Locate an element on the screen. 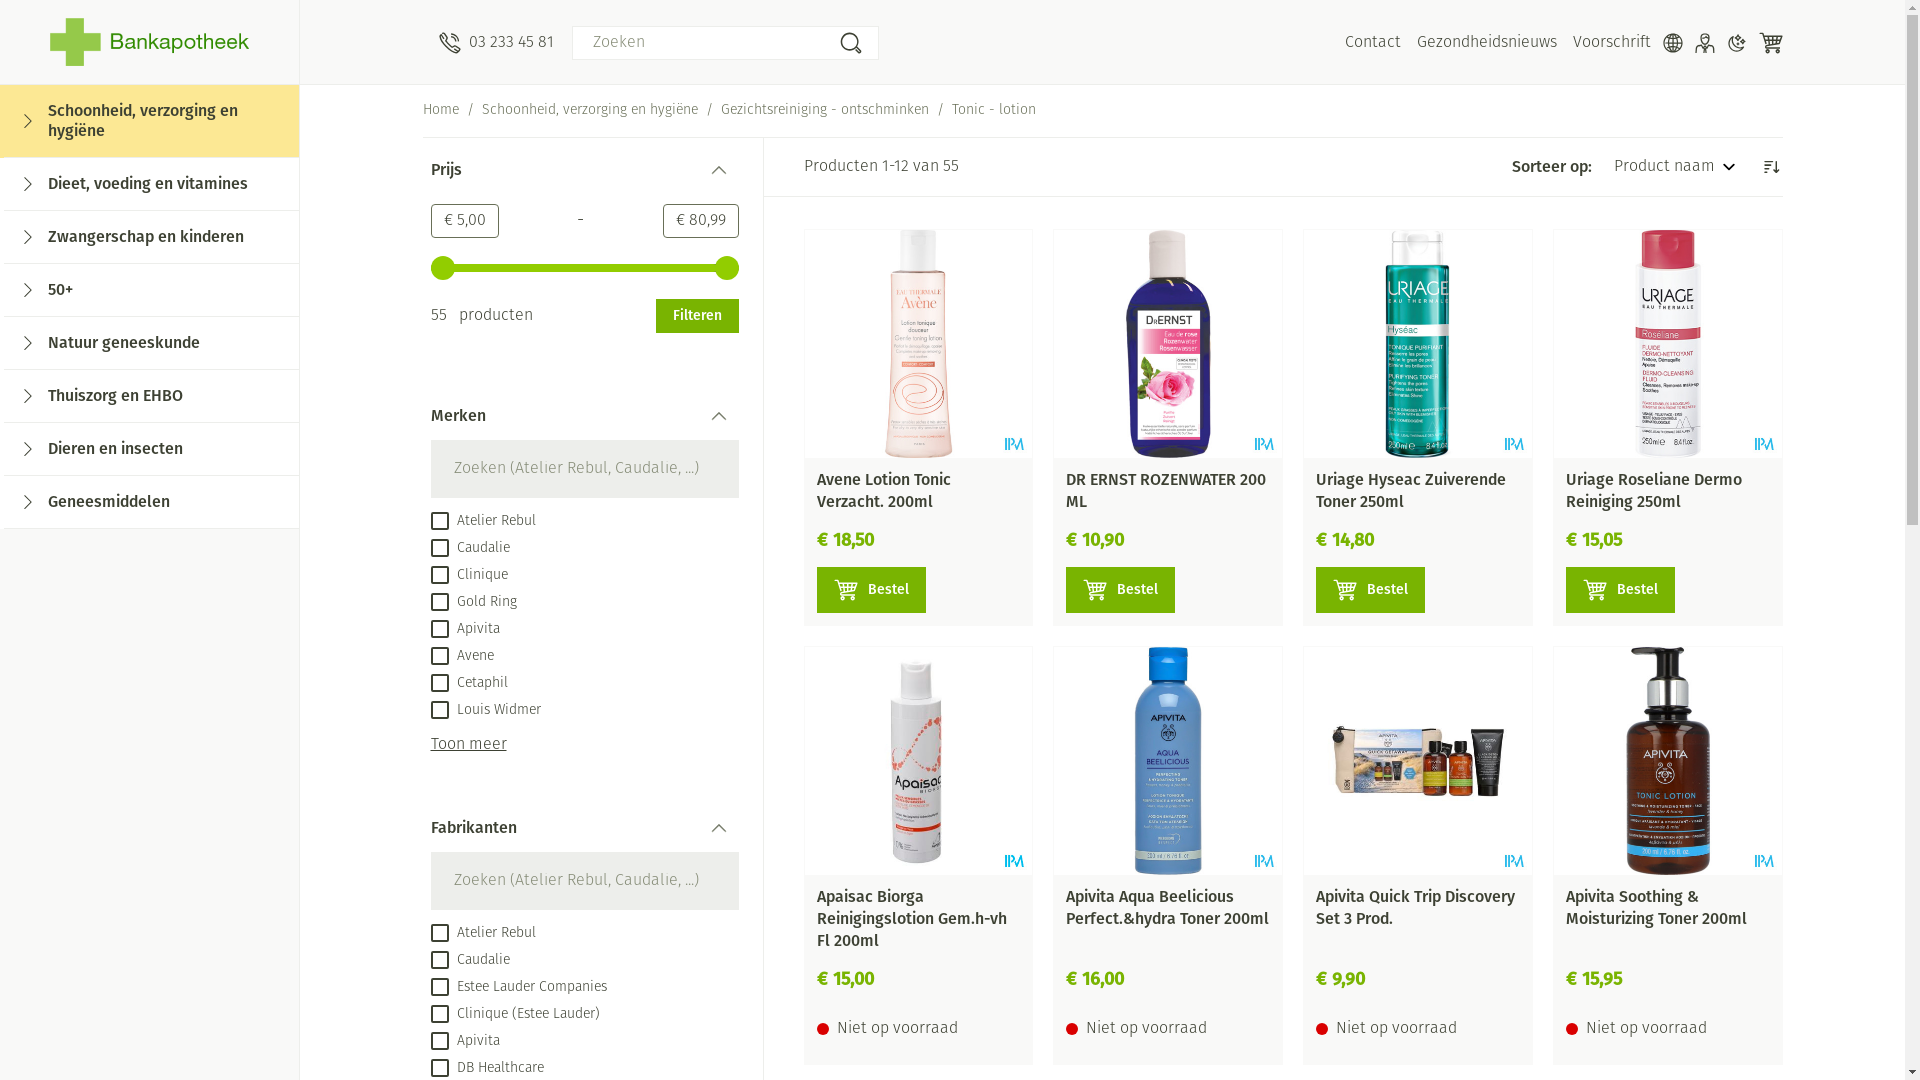 This screenshot has width=1920, height=1080. 'on' is located at coordinates (429, 1040).